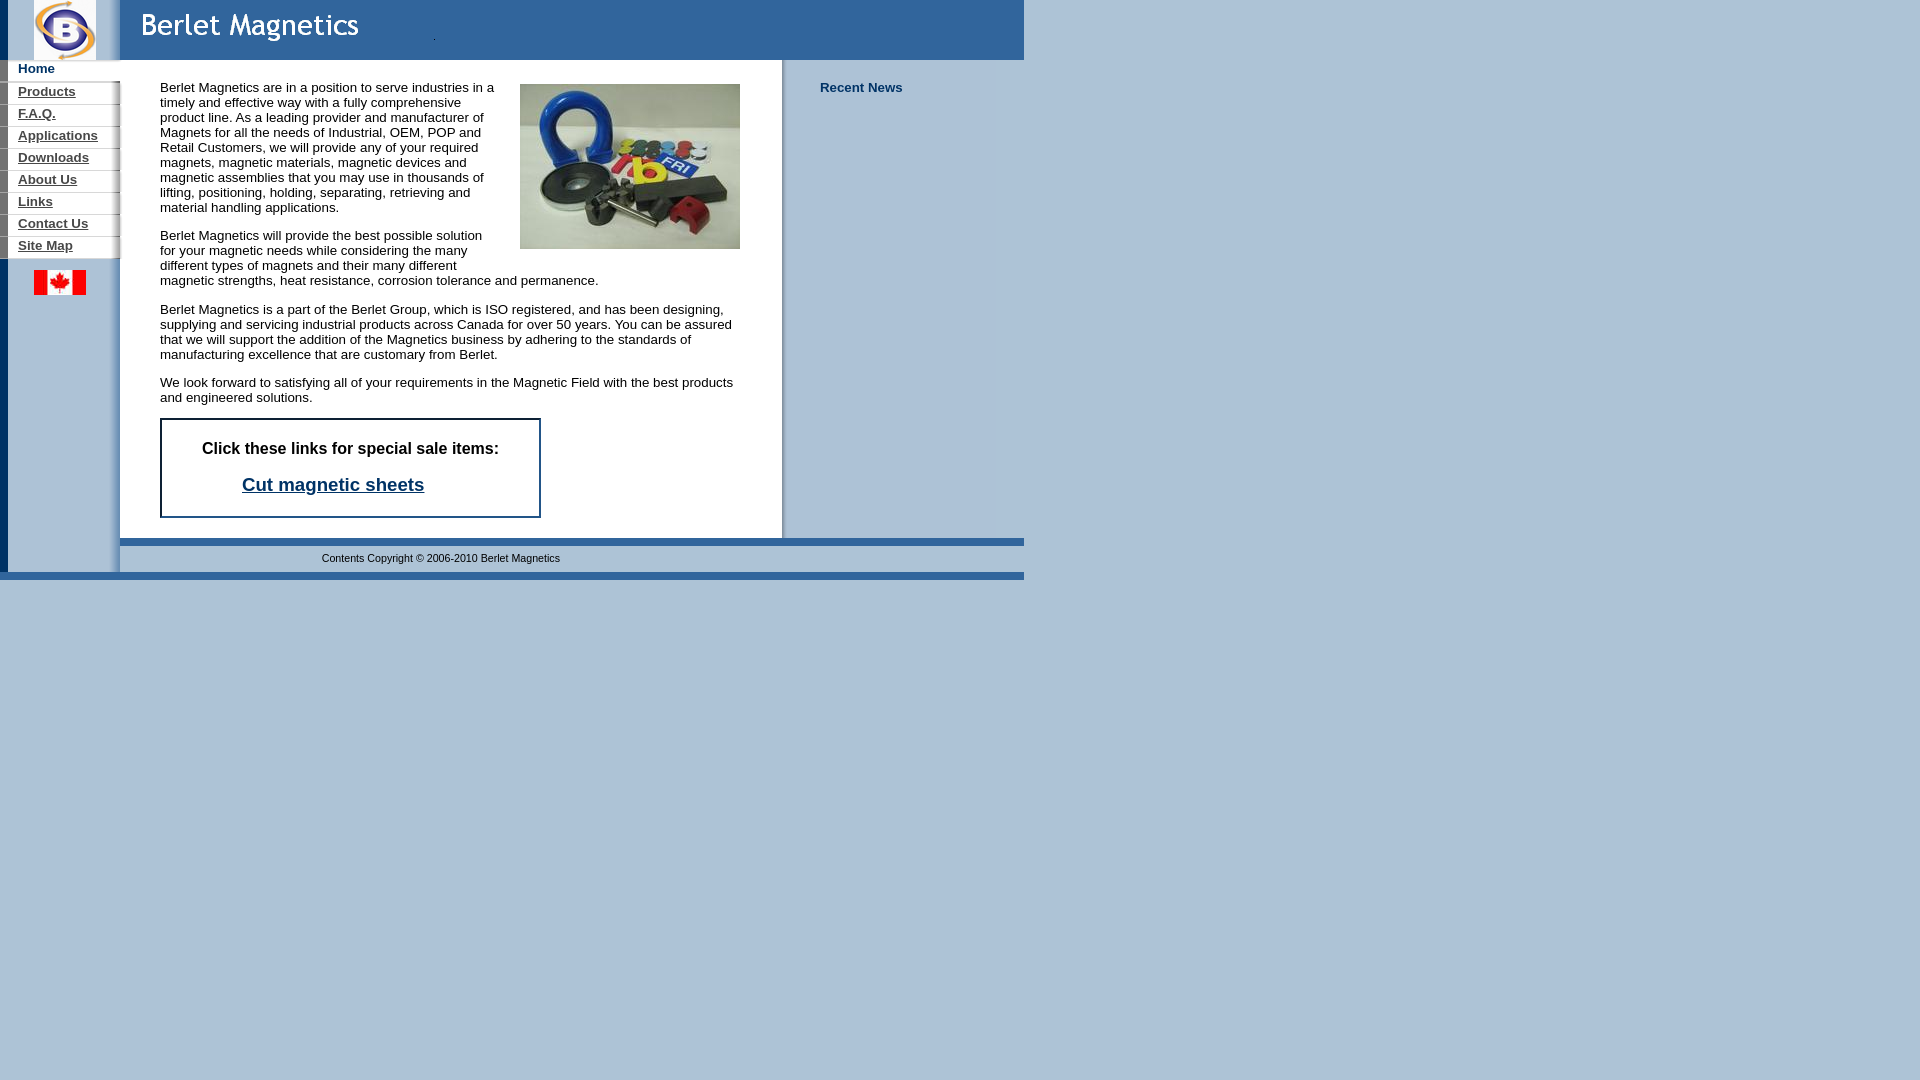 The image size is (1920, 1080). I want to click on 'About Us', so click(47, 178).